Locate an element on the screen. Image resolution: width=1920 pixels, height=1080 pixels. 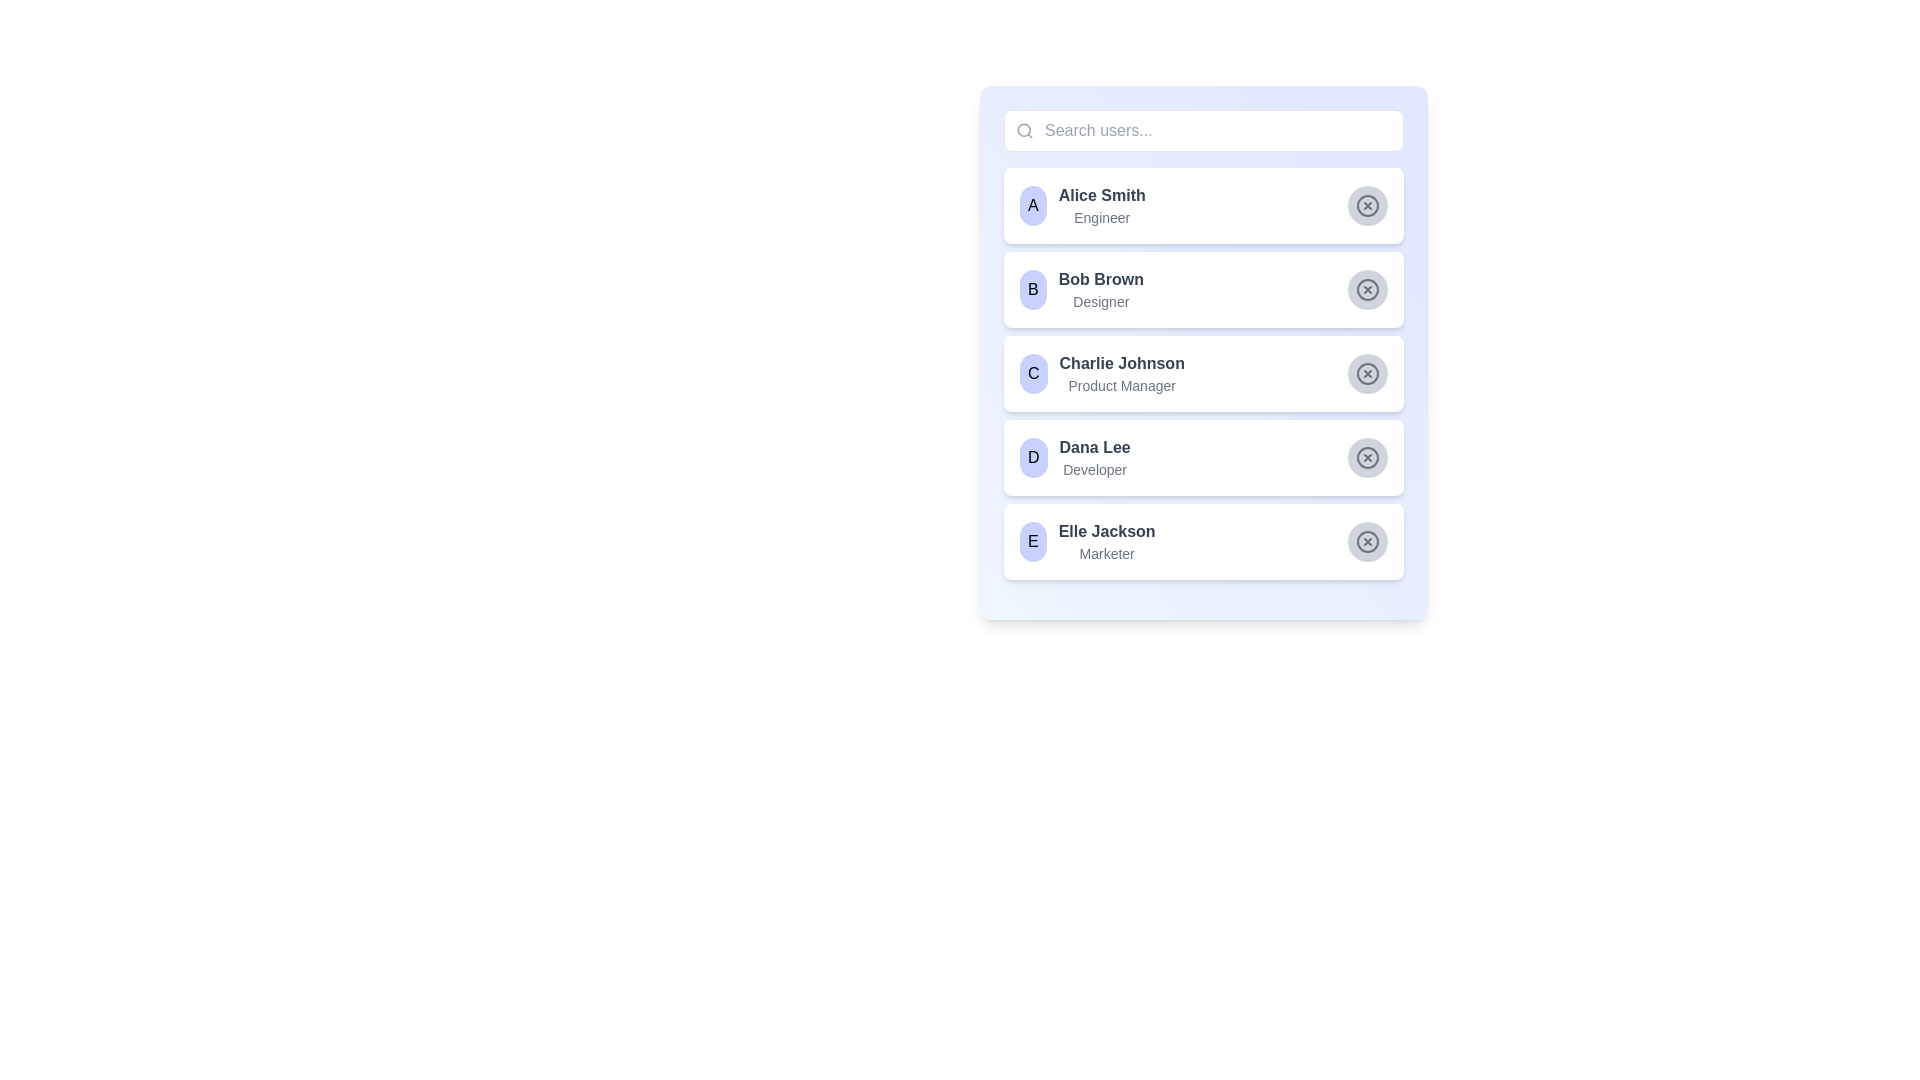
the circular gray button with an 'x' icon located at the far-right corner of the card displaying 'Dana Lee, Developer' to possibly see a tooltip is located at coordinates (1367, 458).